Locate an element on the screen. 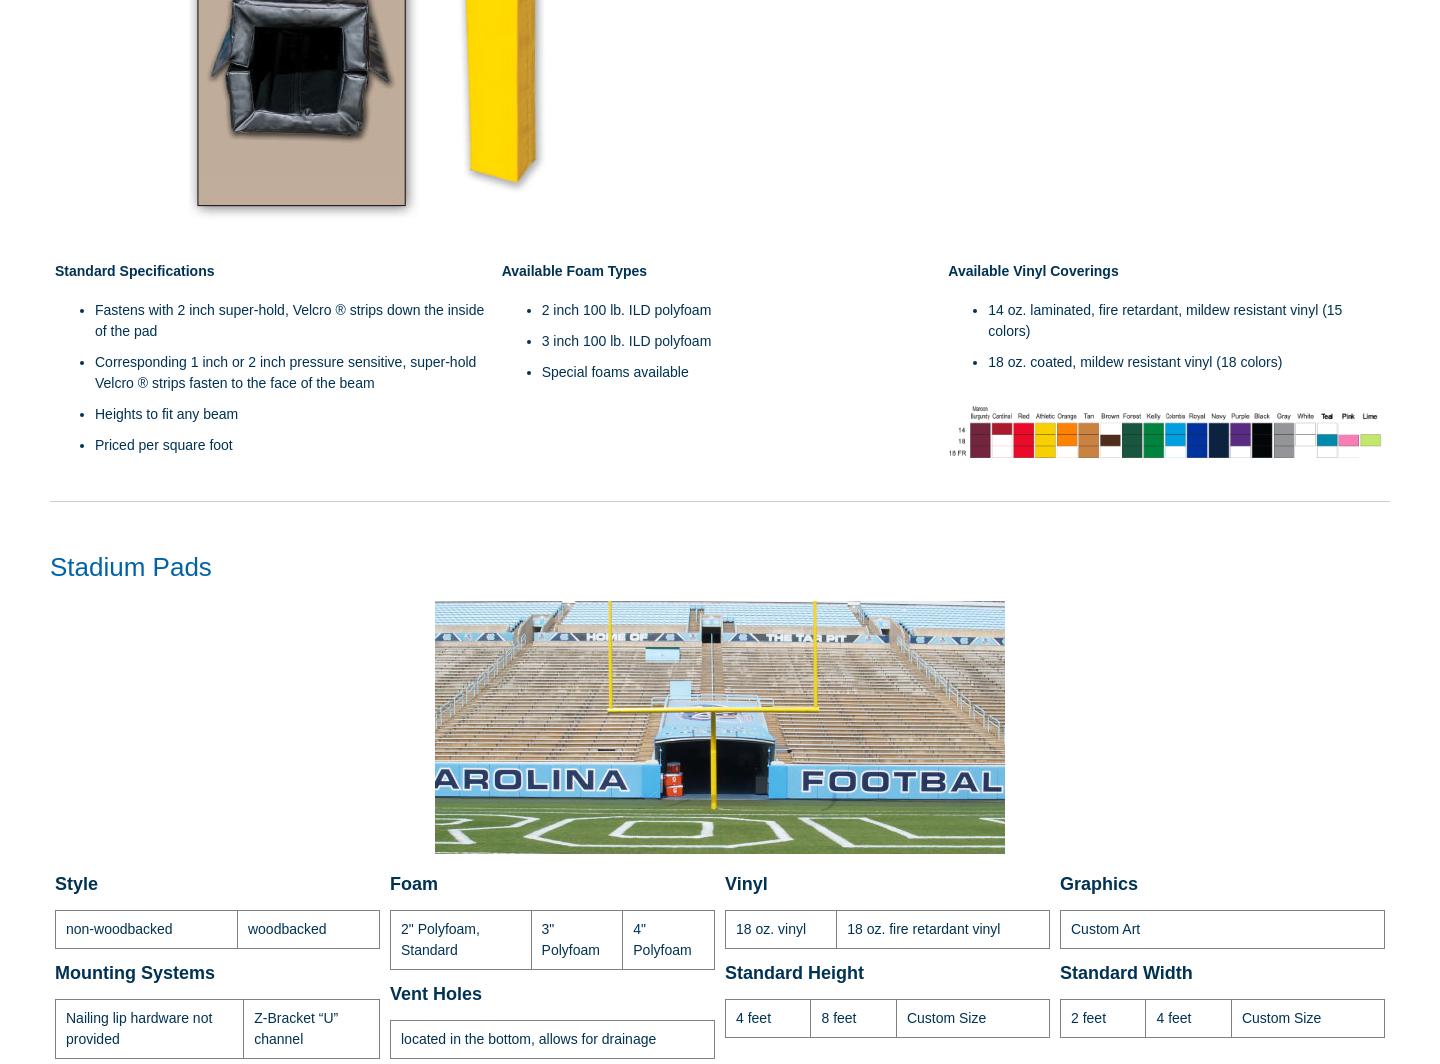 The image size is (1440, 1064). 'Style' is located at coordinates (76, 883).